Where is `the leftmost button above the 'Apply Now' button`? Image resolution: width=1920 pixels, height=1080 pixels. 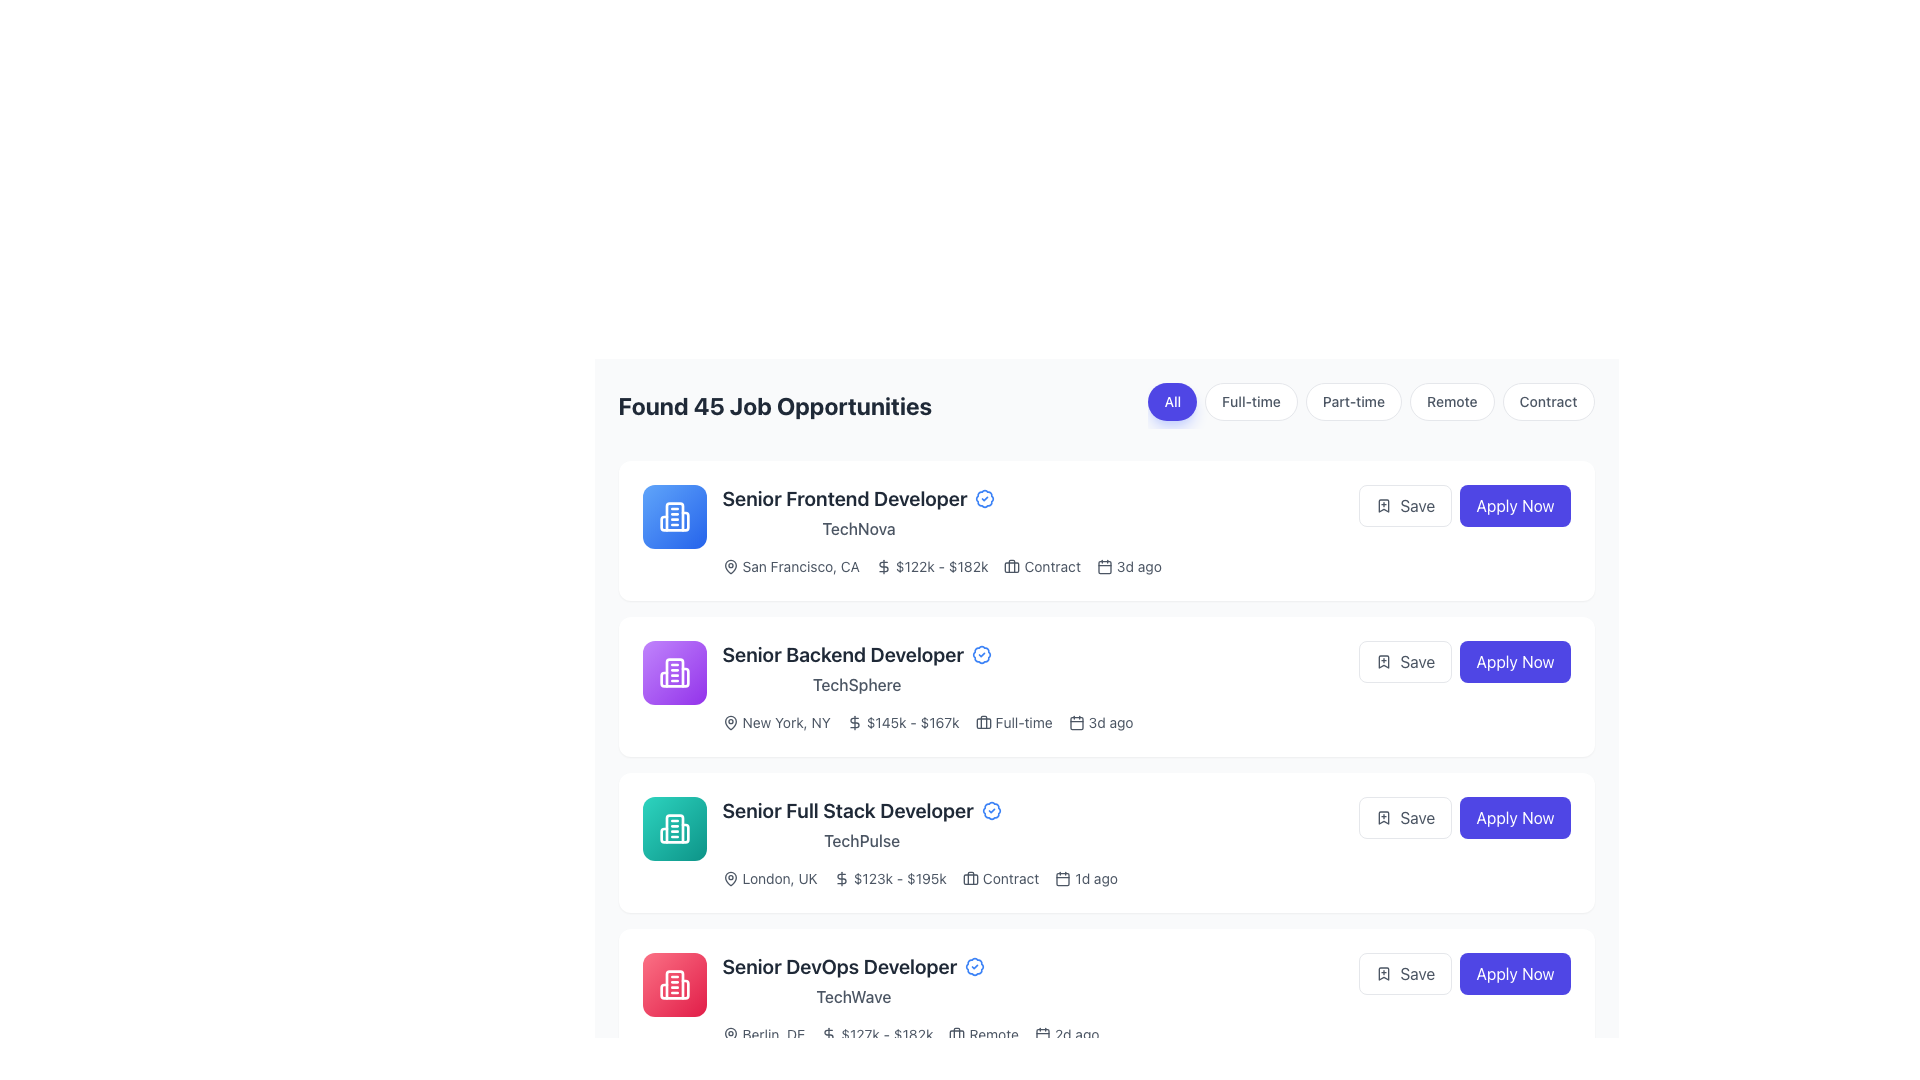 the leftmost button above the 'Apply Now' button is located at coordinates (1404, 973).